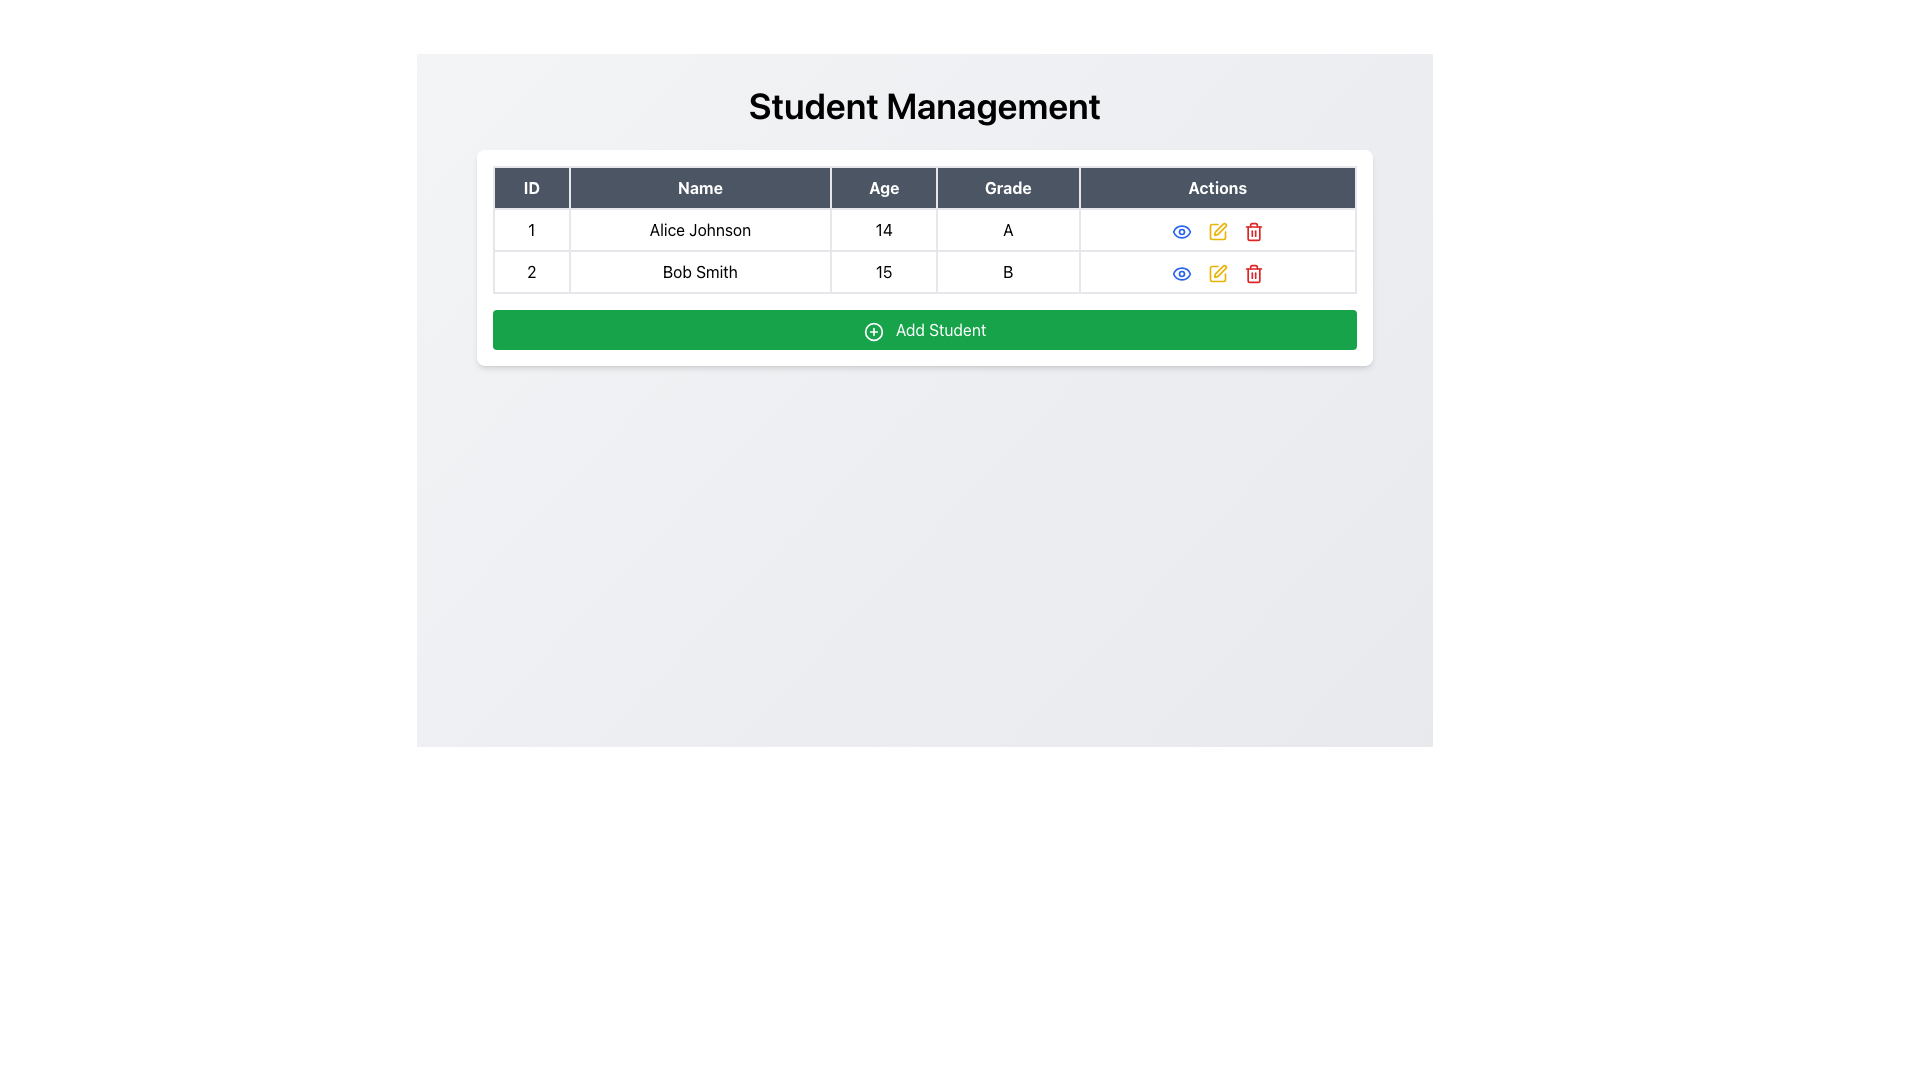 The height and width of the screenshot is (1080, 1920). I want to click on the blue eye icon in the 'Actions' column of the second row for 'Bob Smith', so click(1181, 230).